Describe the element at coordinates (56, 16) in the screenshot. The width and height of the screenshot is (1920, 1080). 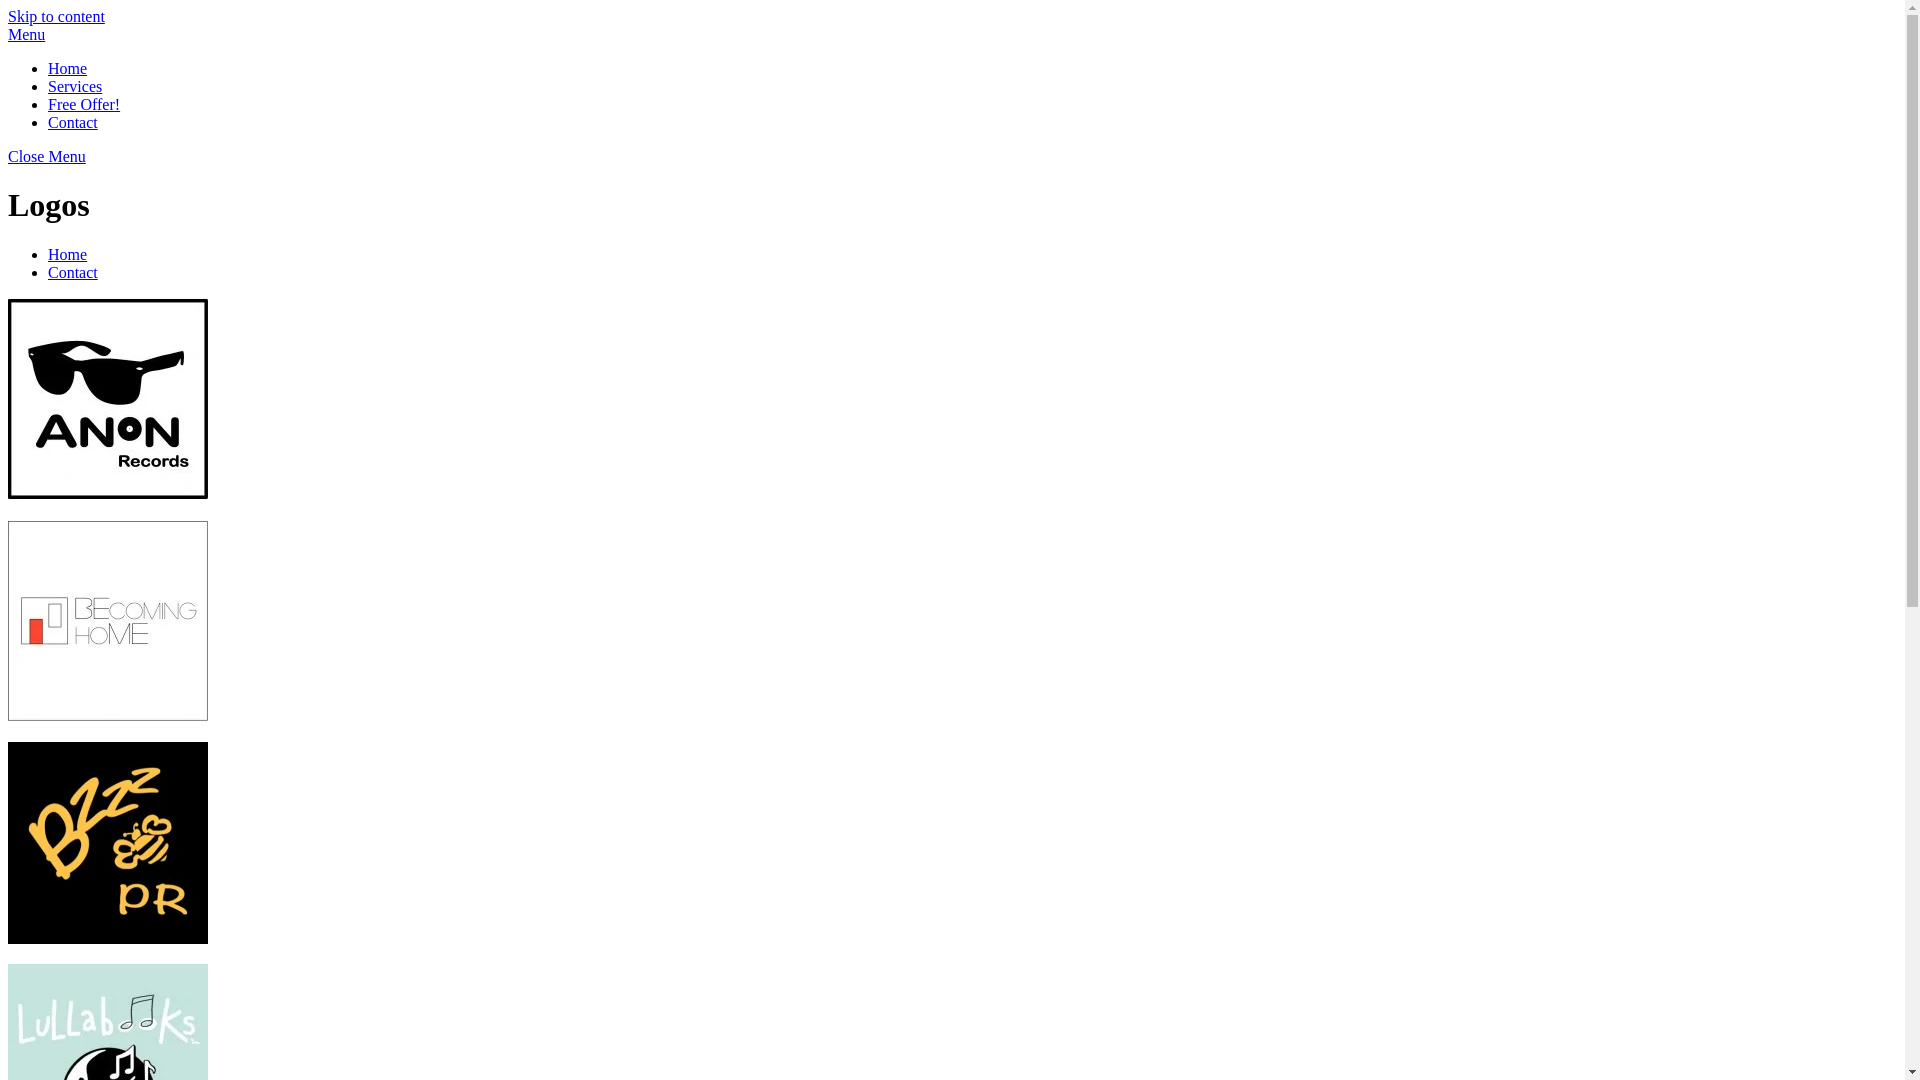
I see `'Skip to content'` at that location.